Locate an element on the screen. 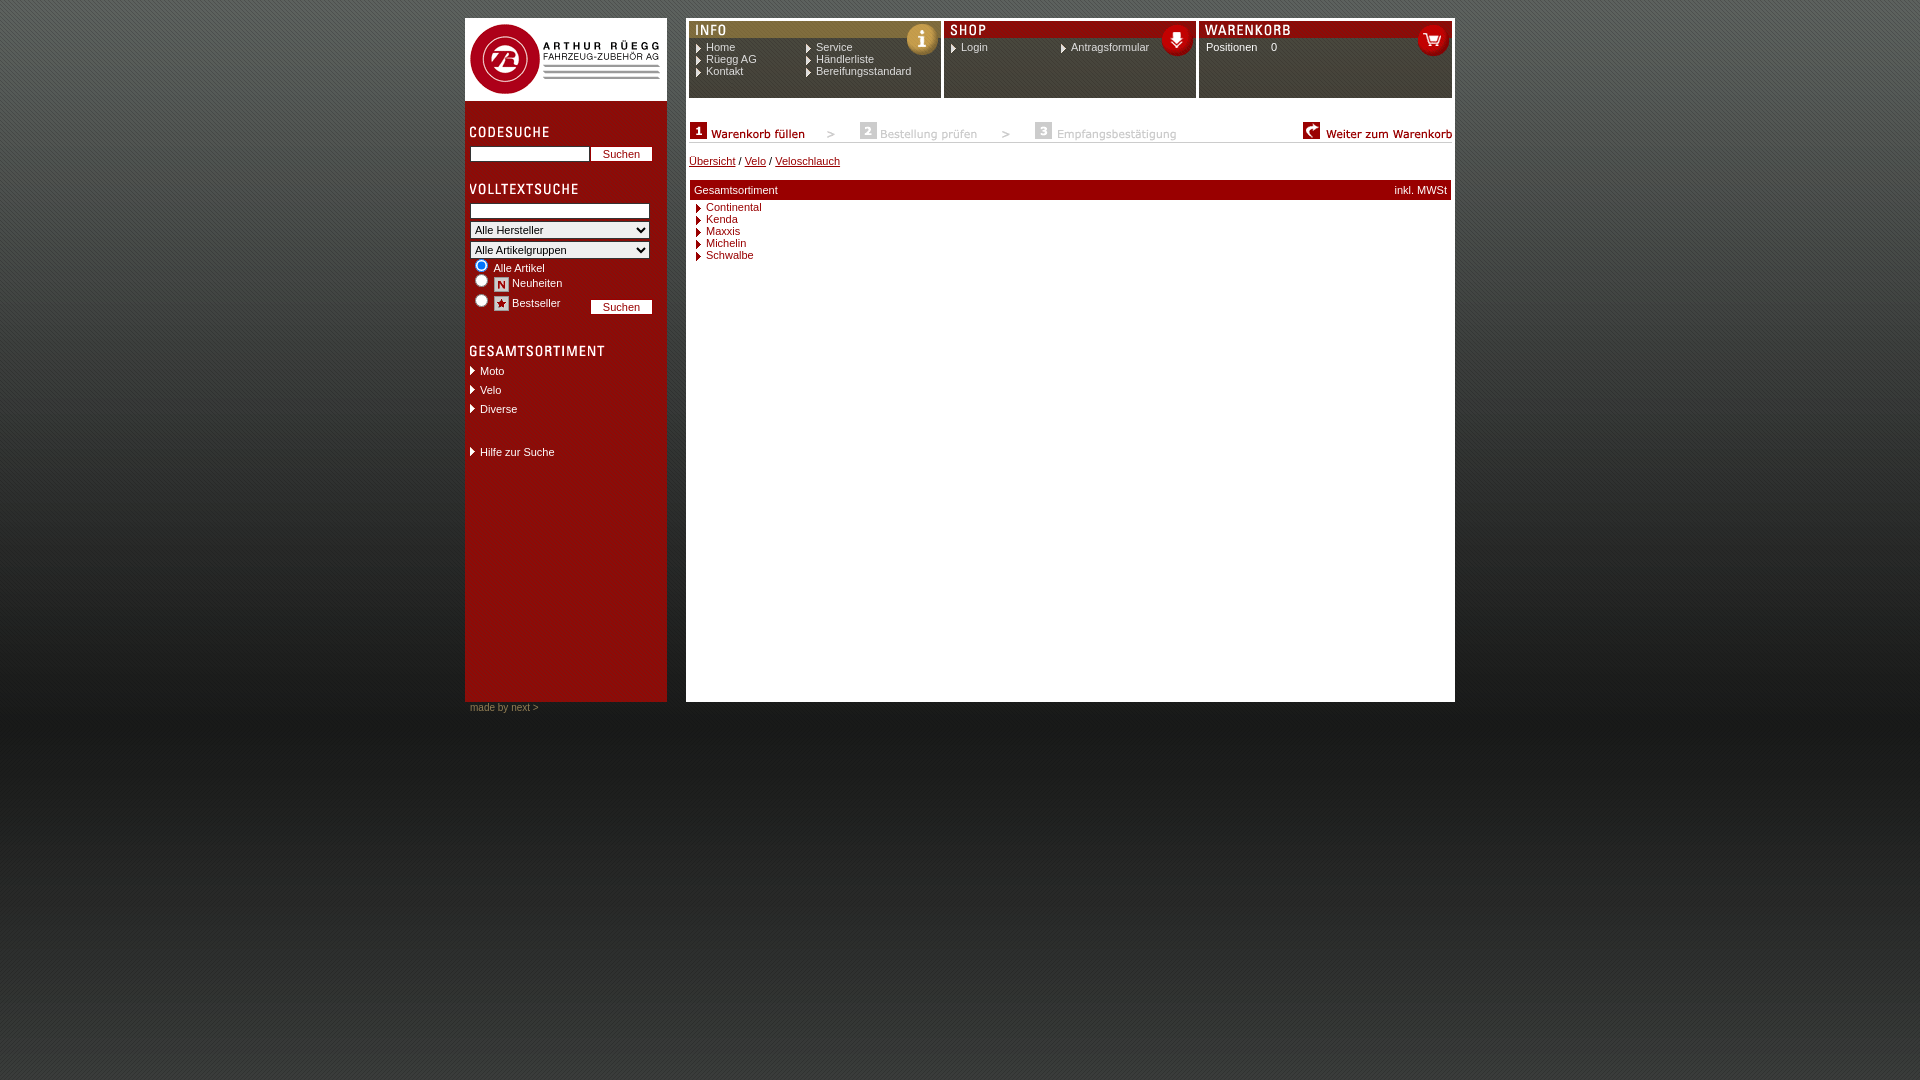  'Velo' is located at coordinates (754, 160).